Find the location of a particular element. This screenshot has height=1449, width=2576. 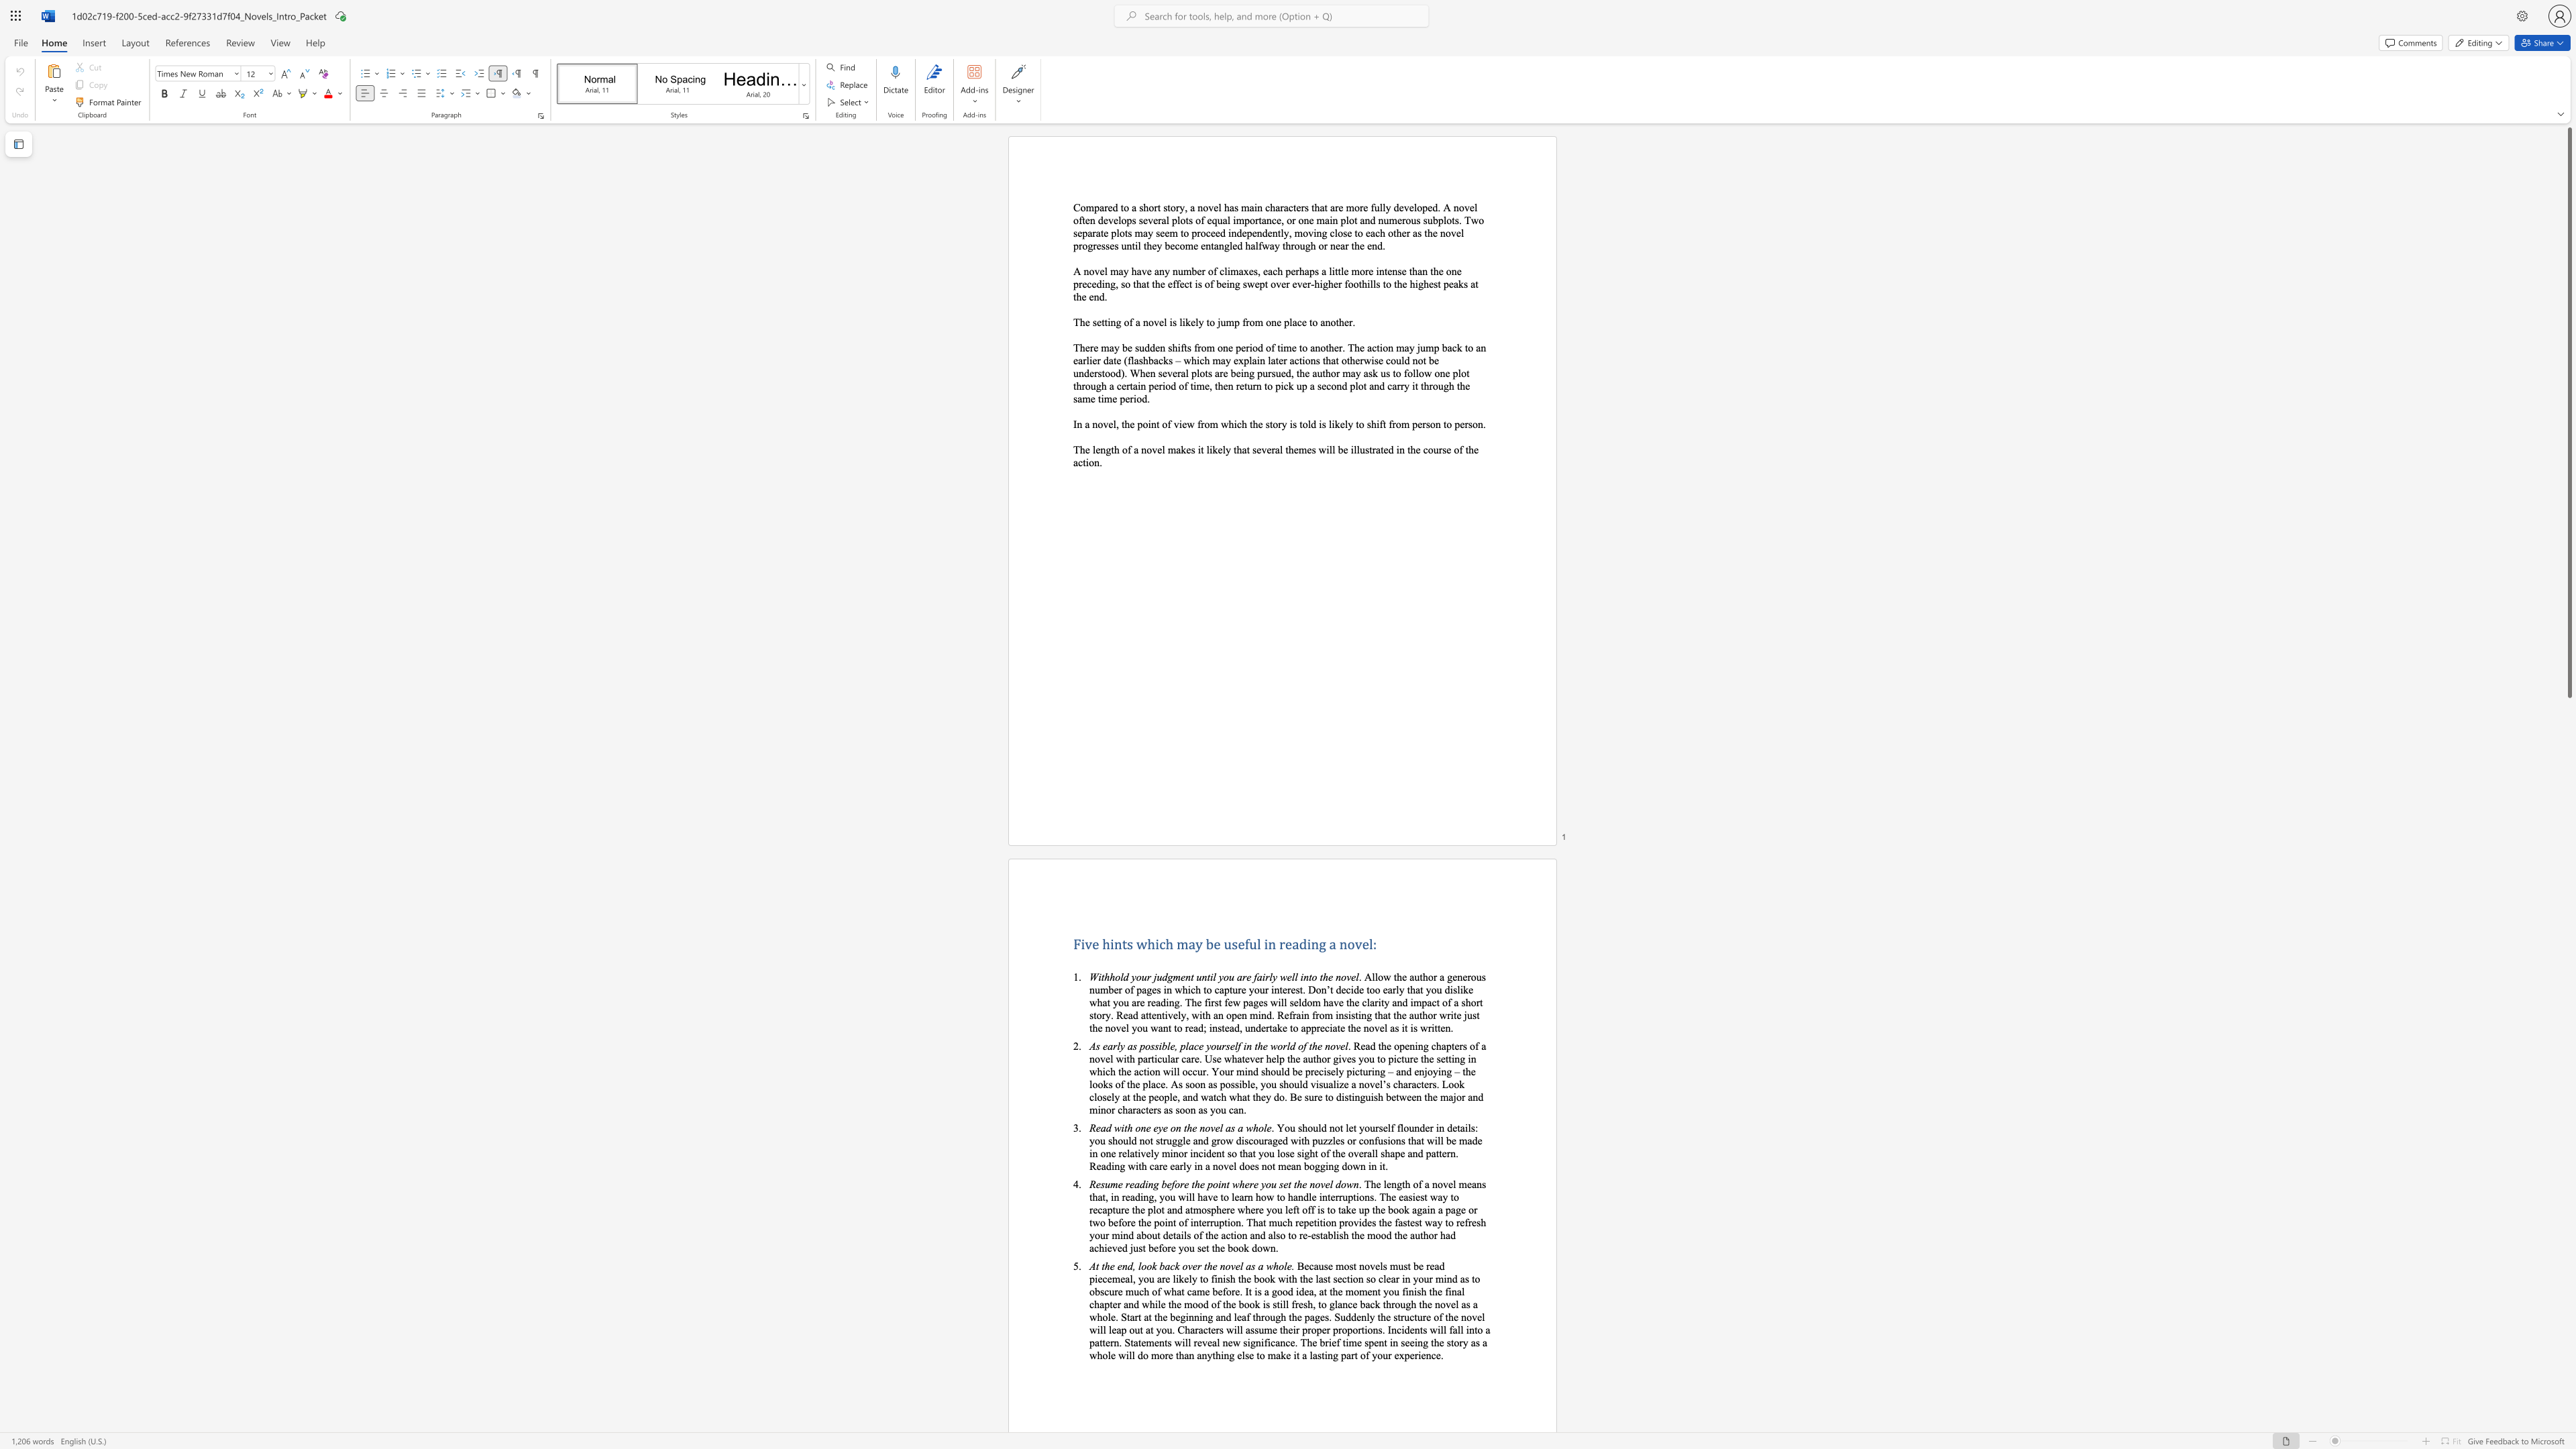

the subset text "ts which may be usefu" within the text "Five hints which may be useful in reading a novel:" is located at coordinates (1122, 944).